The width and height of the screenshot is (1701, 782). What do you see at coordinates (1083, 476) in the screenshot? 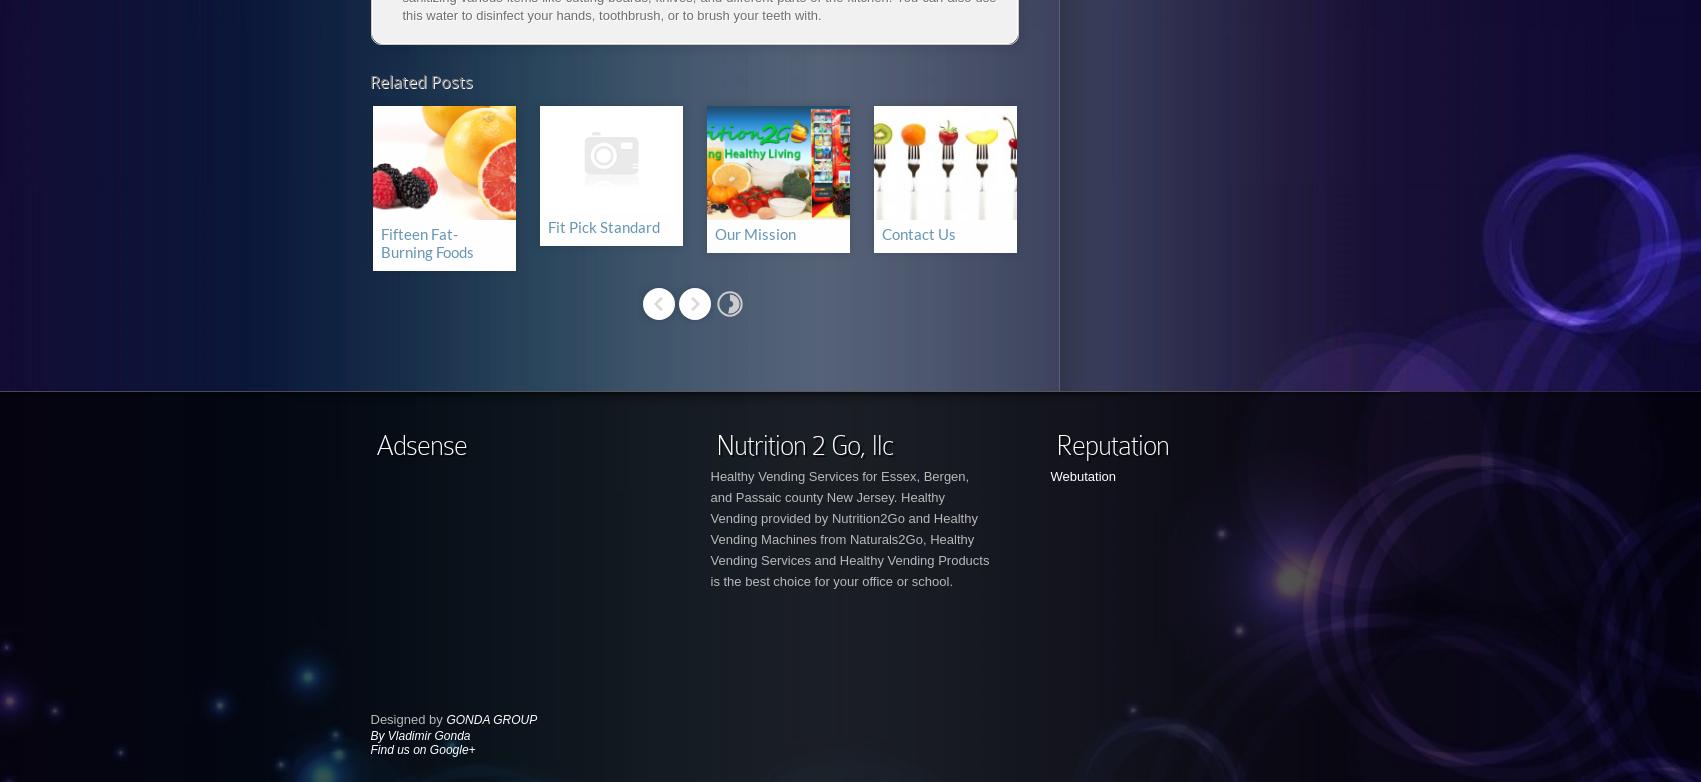
I see `'Webutation'` at bounding box center [1083, 476].